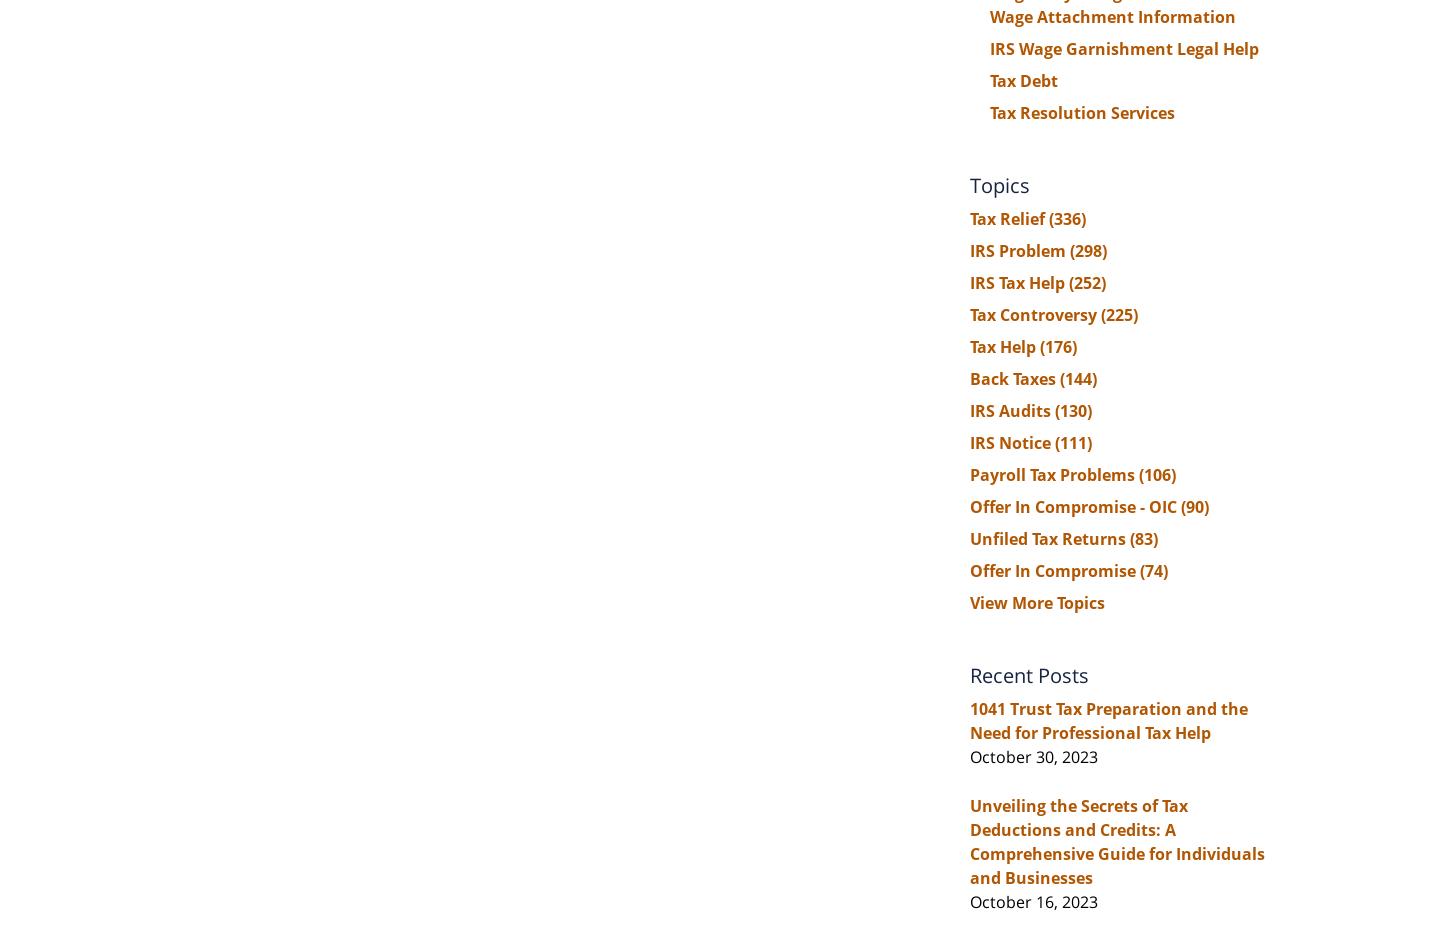  Describe the element at coordinates (1157, 473) in the screenshot. I see `'(106)'` at that location.